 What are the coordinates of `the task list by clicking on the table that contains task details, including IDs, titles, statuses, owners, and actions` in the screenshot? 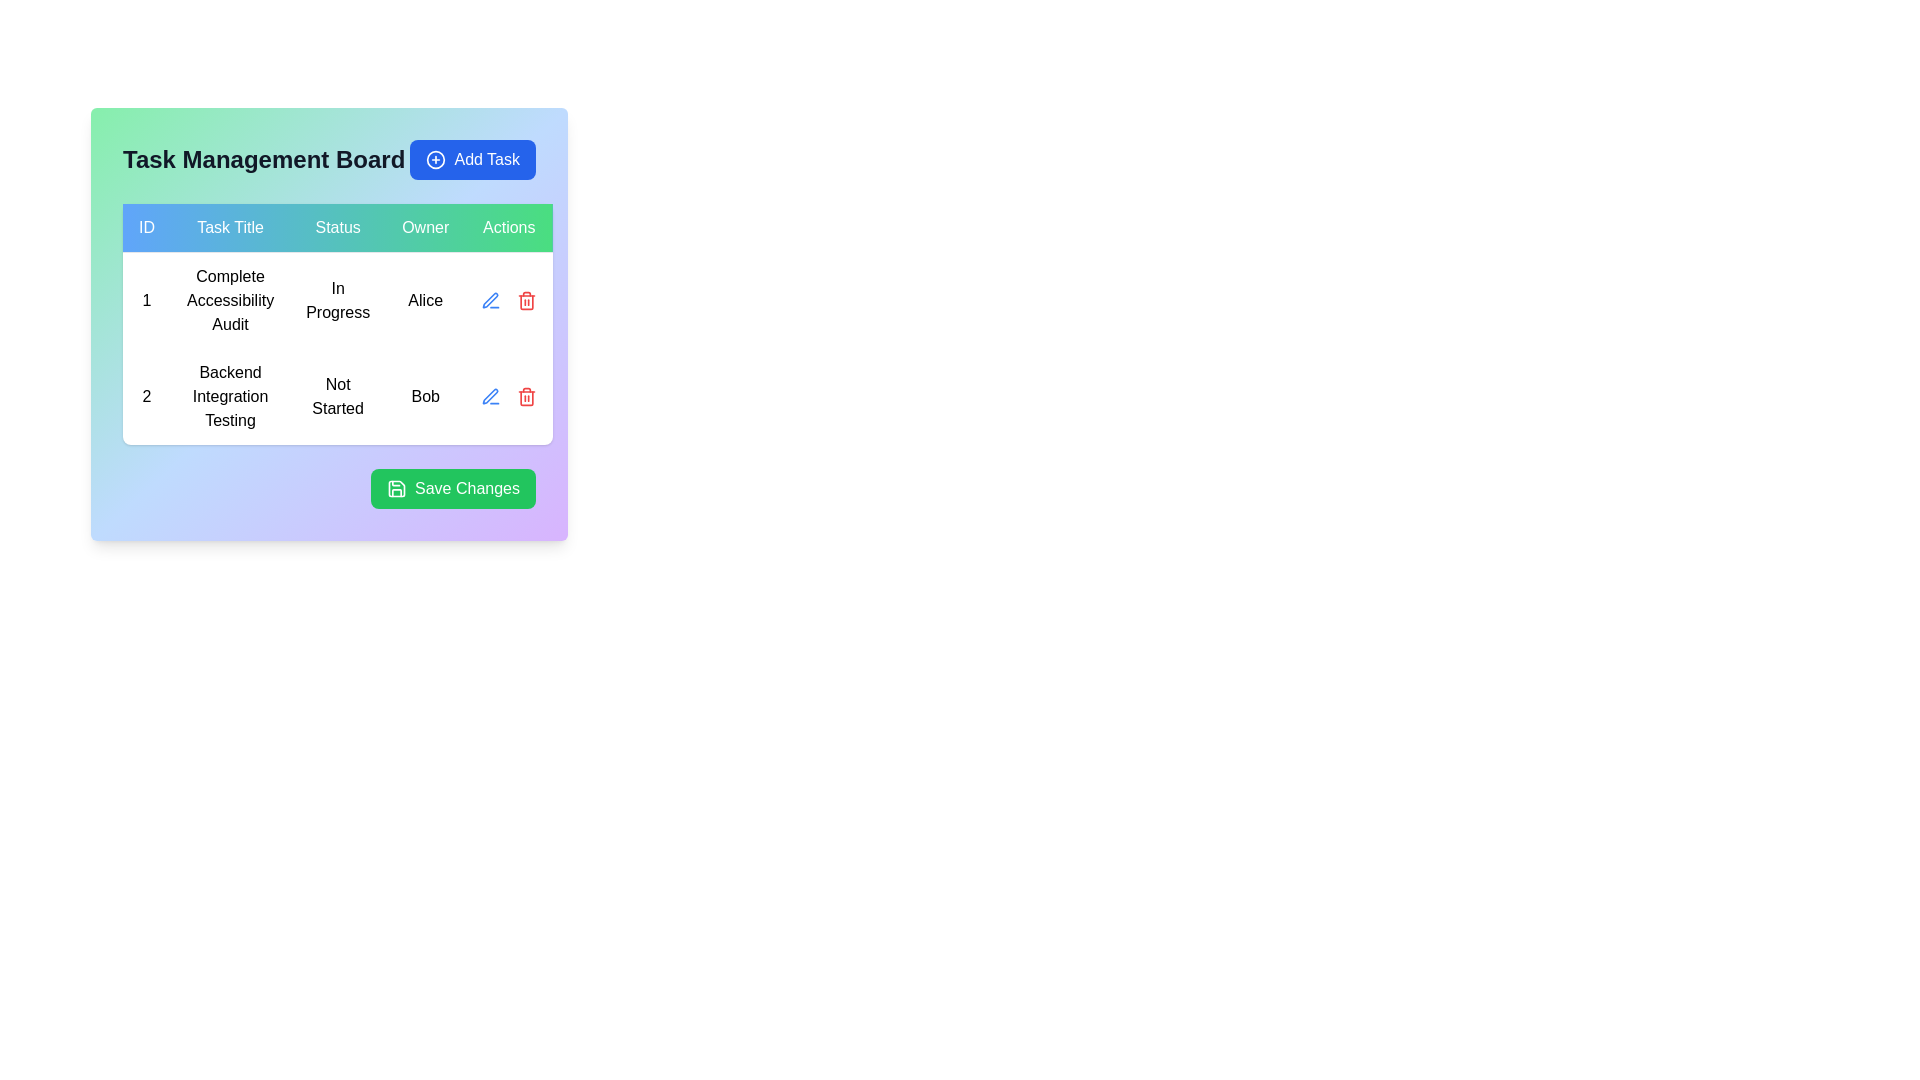 It's located at (337, 323).